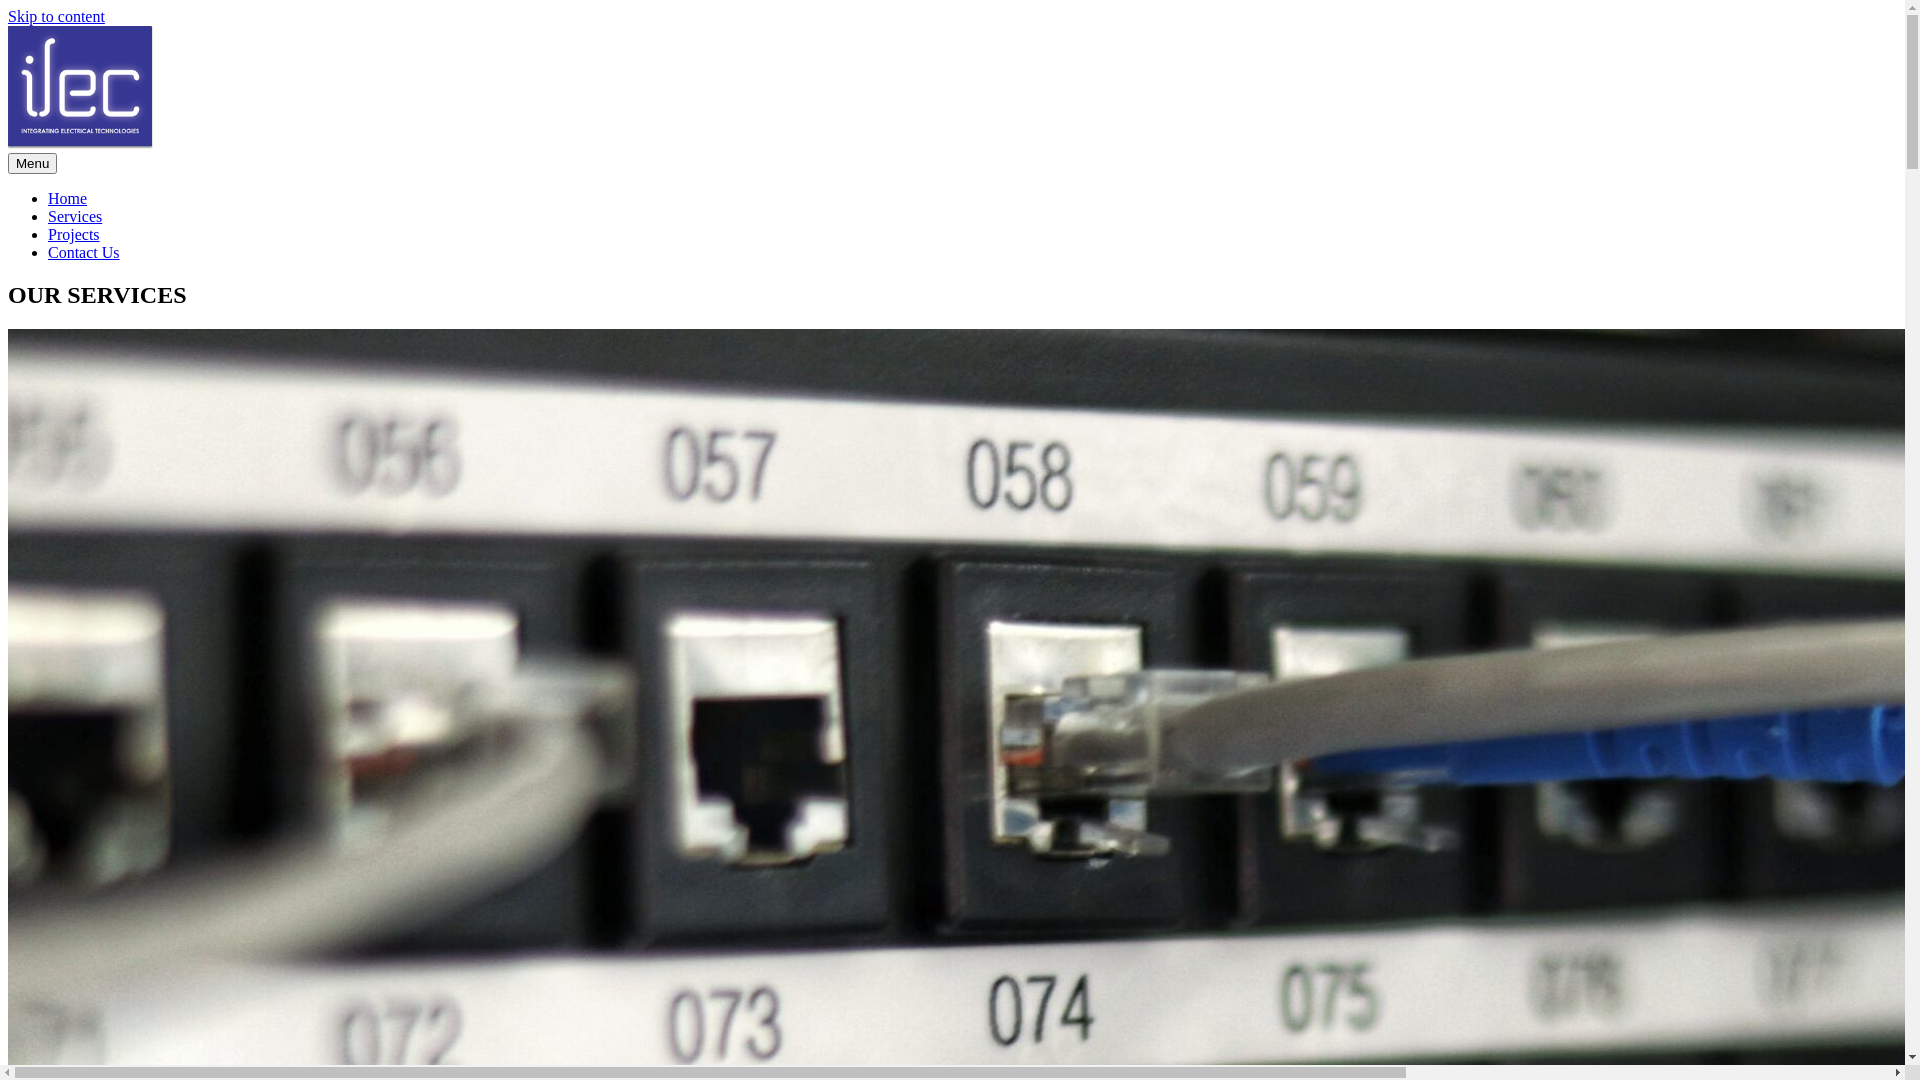  Describe the element at coordinates (75, 216) in the screenshot. I see `'Services'` at that location.